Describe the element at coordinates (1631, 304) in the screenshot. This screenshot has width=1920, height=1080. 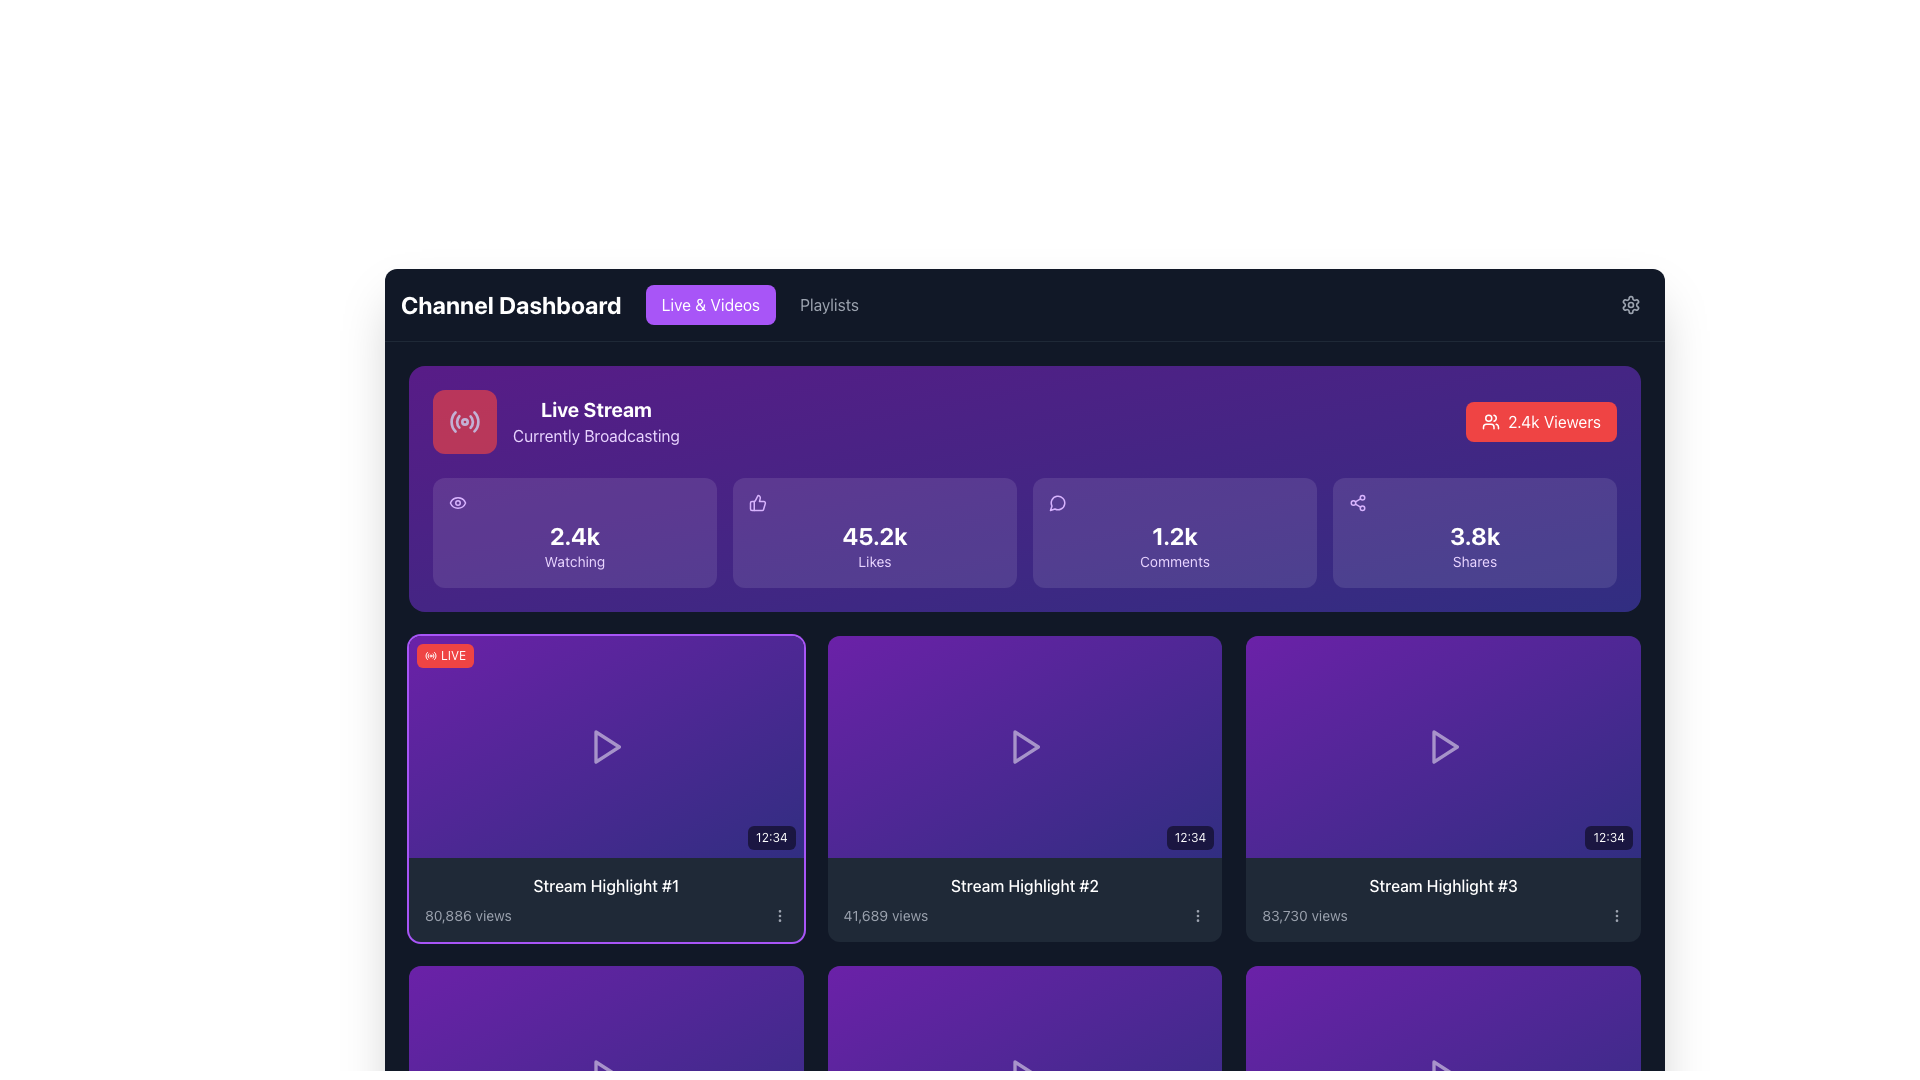
I see `the gear icon button` at that location.